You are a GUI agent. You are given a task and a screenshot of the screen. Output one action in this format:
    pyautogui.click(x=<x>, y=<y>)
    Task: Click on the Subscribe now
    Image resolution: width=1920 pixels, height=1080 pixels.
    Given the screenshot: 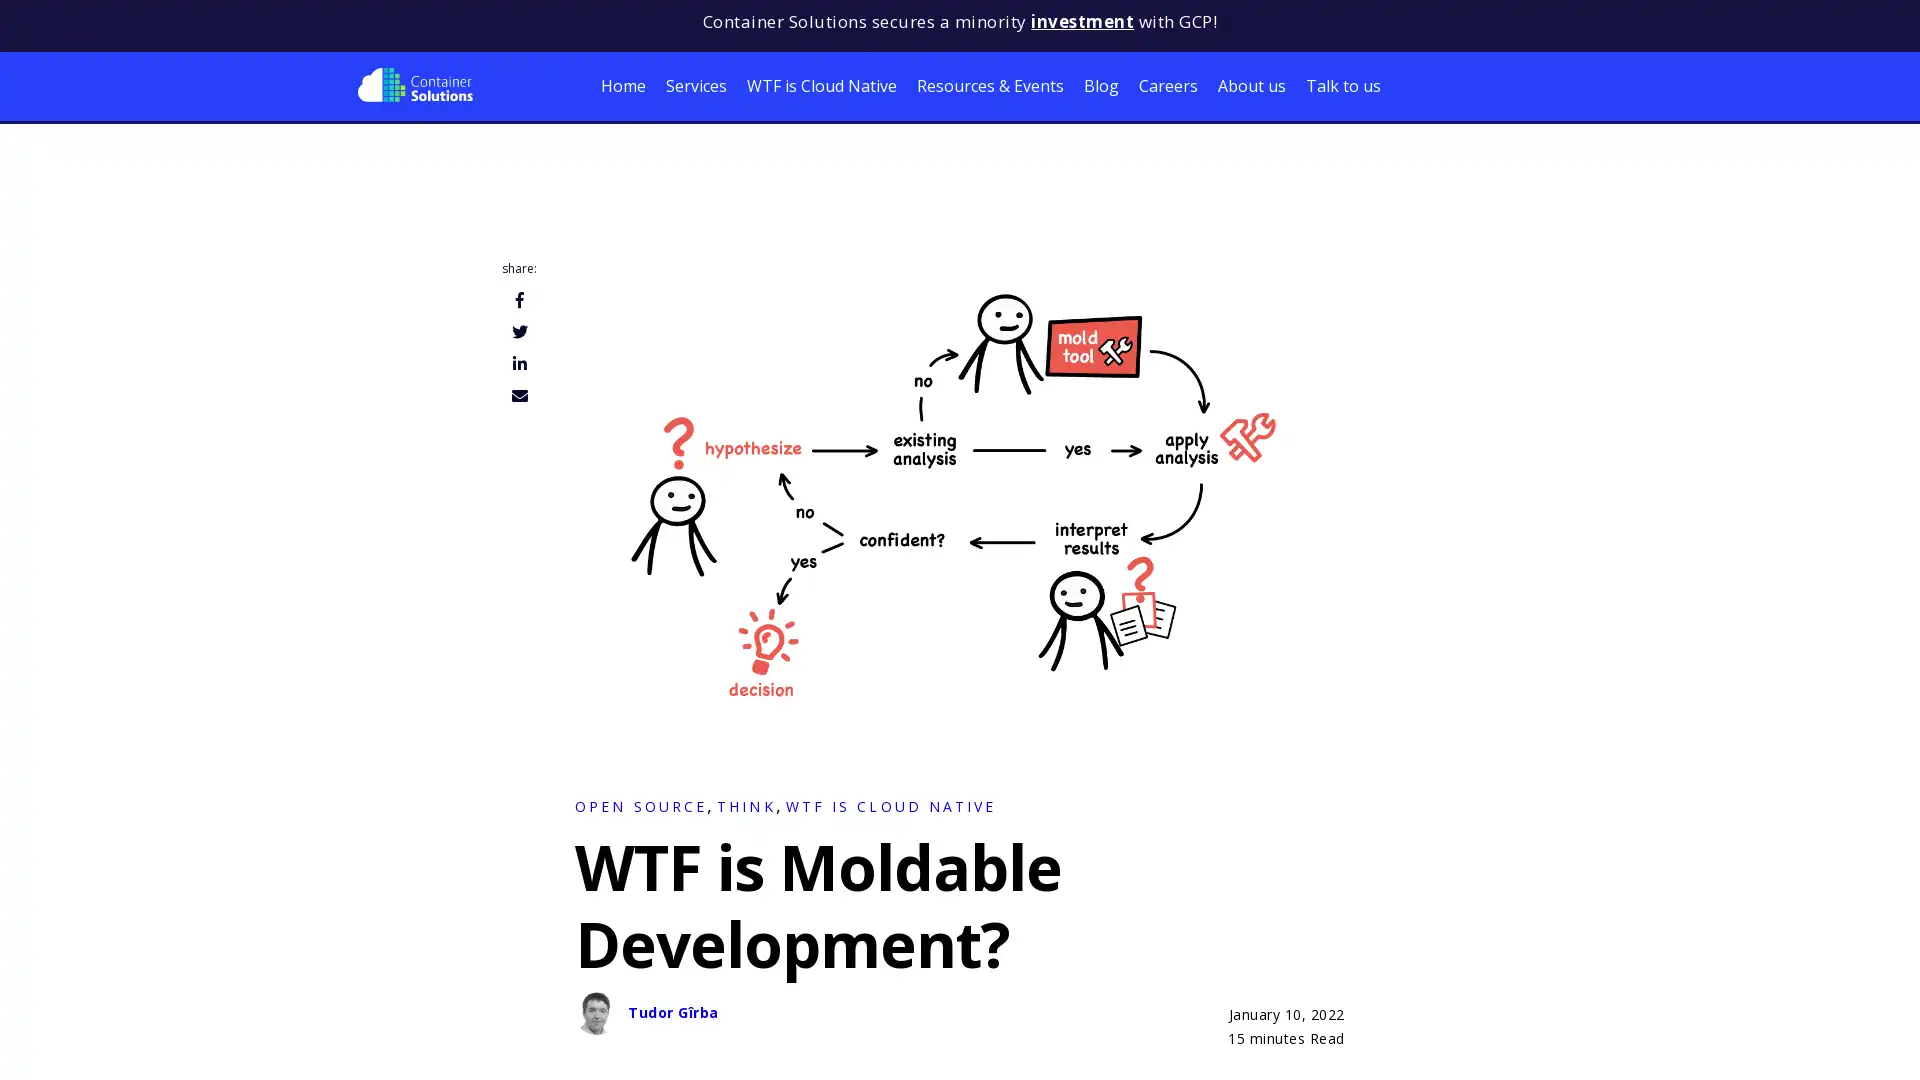 What is the action you would take?
    pyautogui.click(x=210, y=1040)
    